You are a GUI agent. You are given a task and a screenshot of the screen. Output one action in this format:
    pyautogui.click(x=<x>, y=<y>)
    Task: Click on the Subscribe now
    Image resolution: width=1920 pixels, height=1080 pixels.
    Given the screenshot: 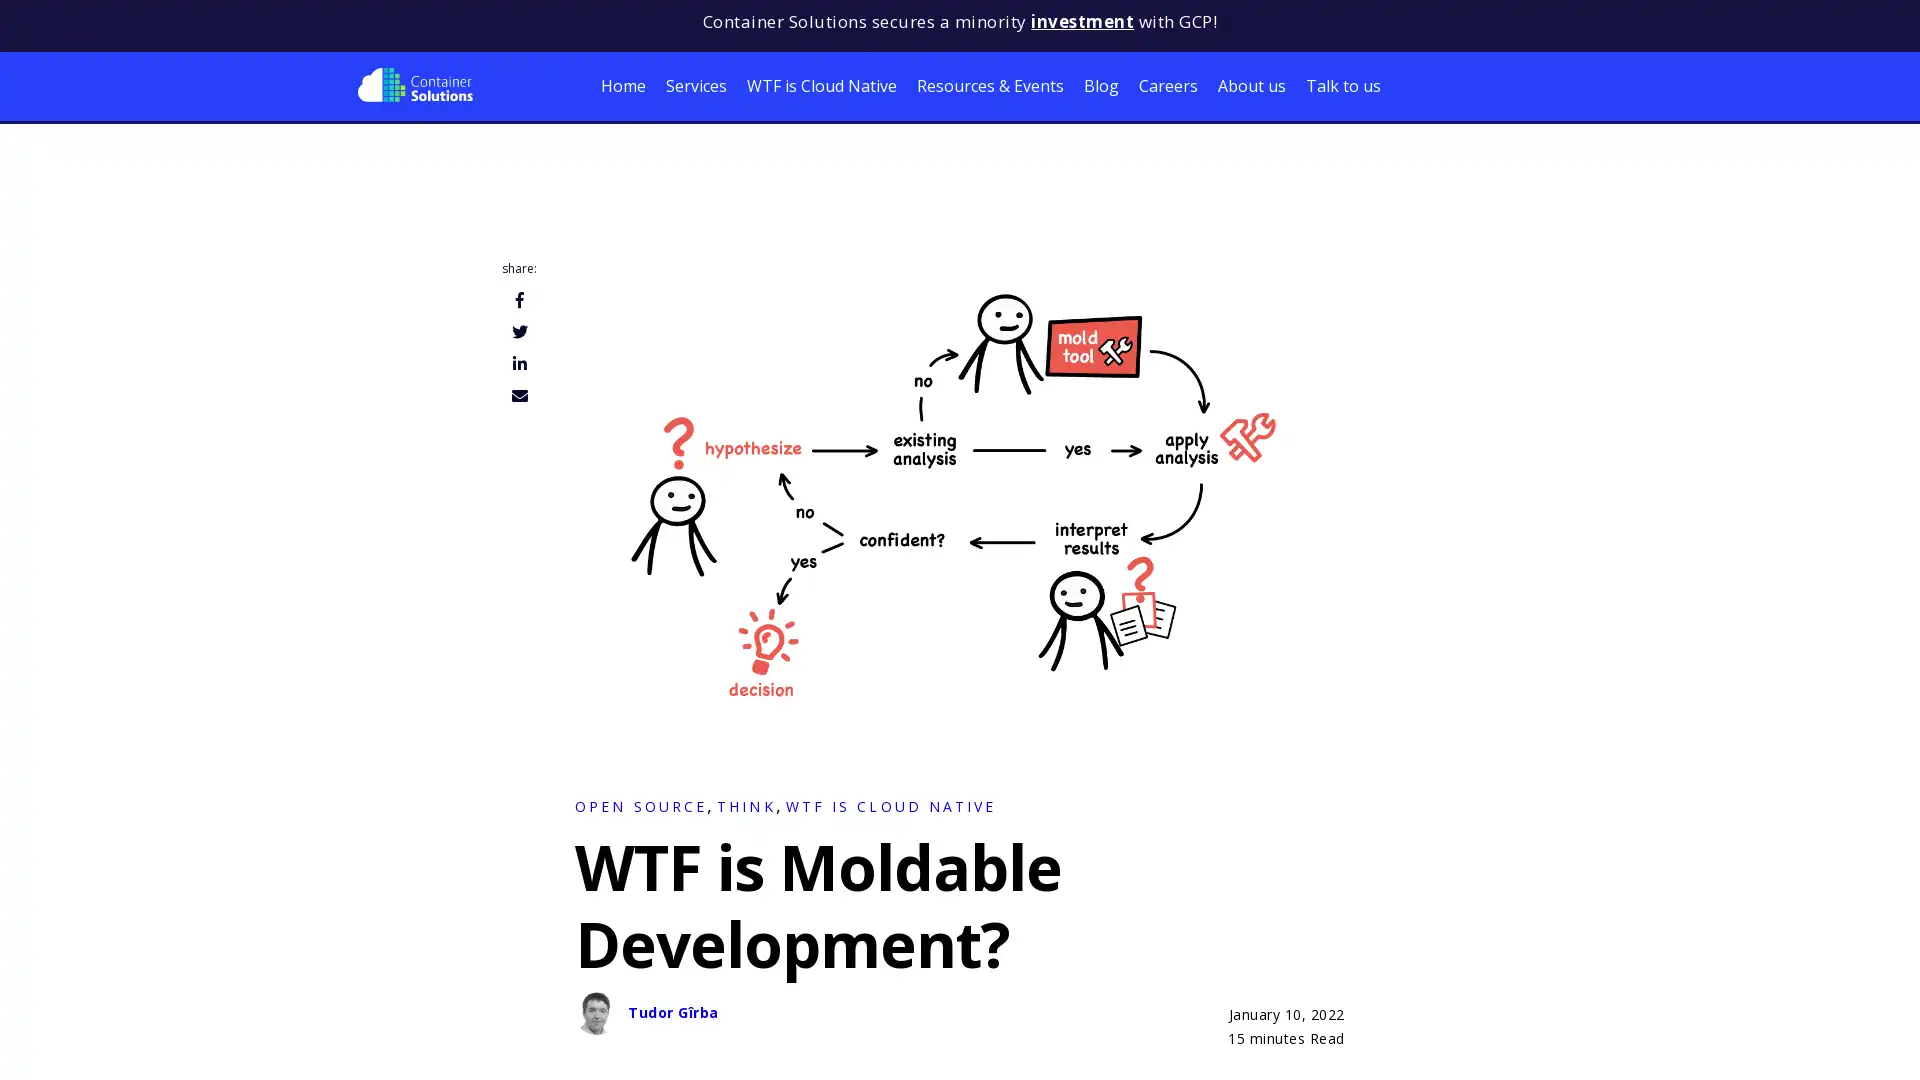 What is the action you would take?
    pyautogui.click(x=210, y=1040)
    